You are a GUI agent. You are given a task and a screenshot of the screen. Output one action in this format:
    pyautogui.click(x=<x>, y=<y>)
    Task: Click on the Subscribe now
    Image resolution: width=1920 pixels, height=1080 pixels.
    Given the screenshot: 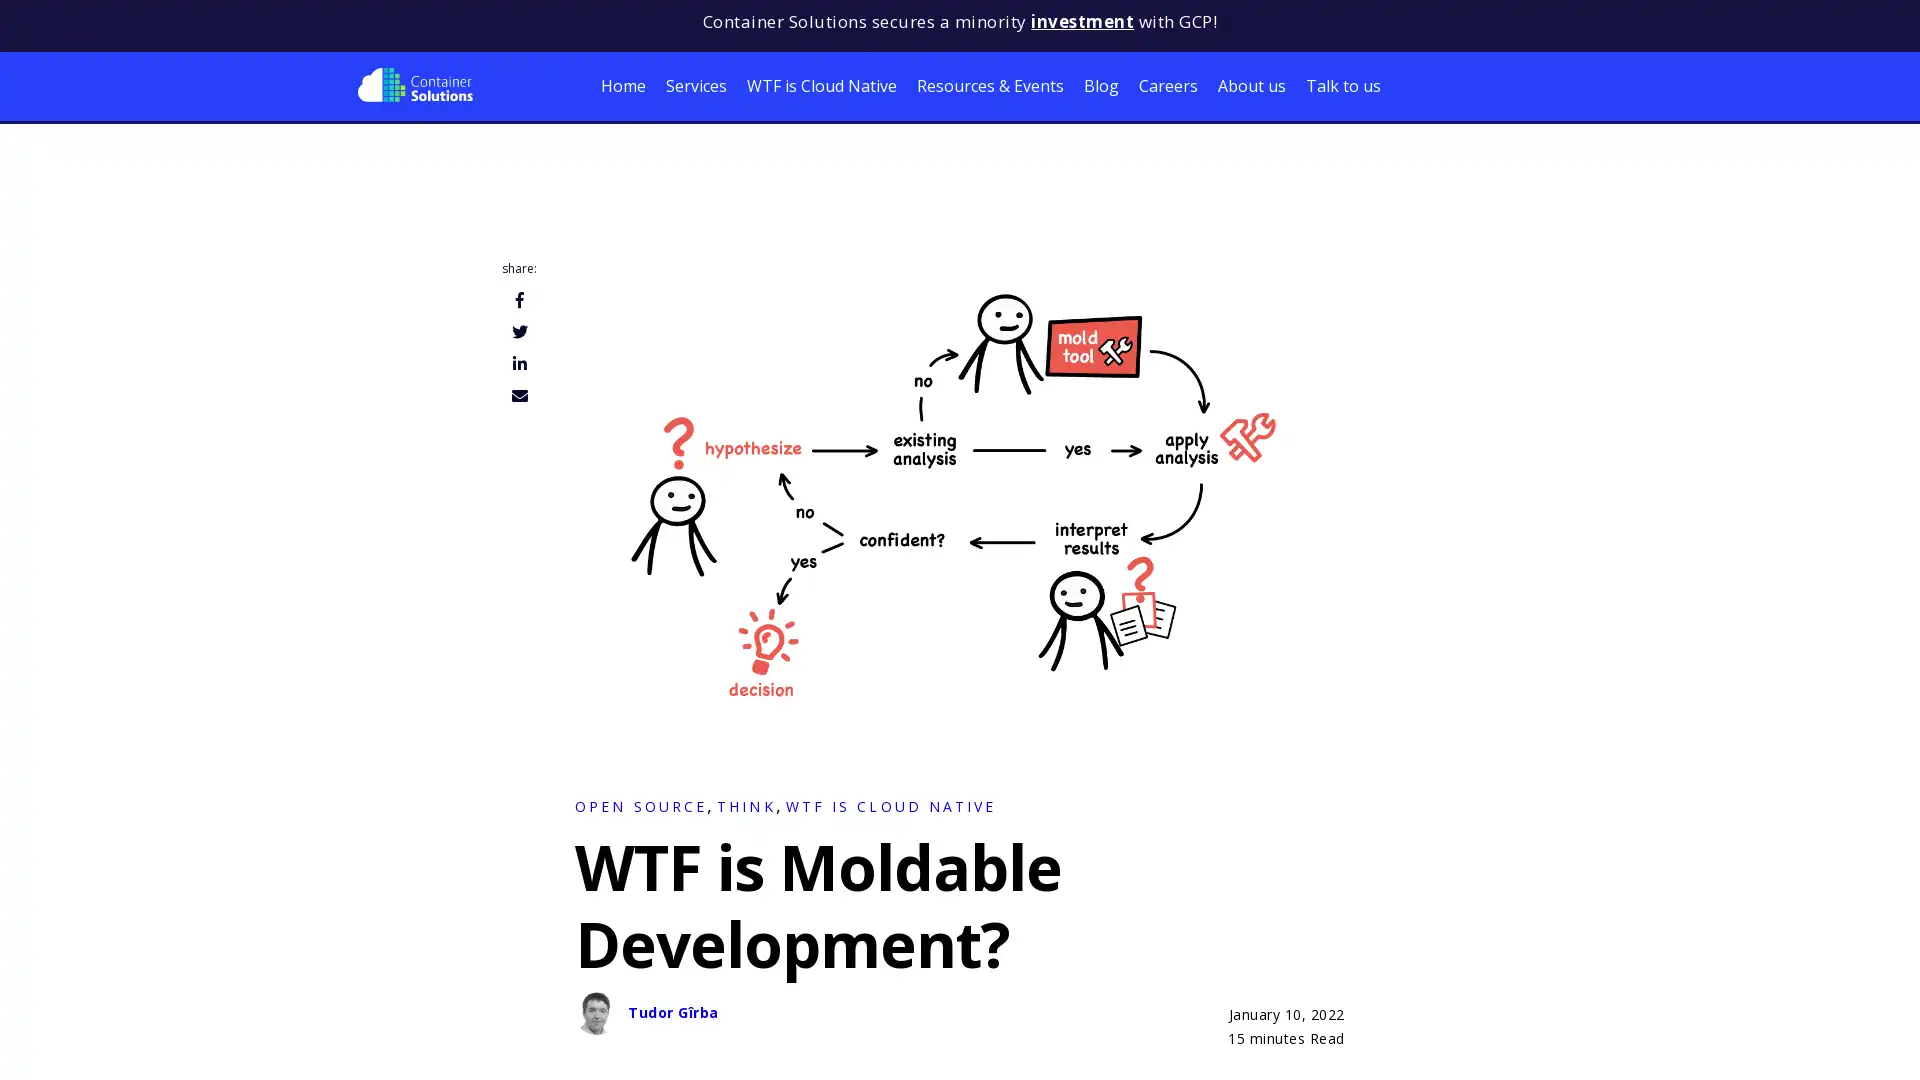 What is the action you would take?
    pyautogui.click(x=210, y=1040)
    